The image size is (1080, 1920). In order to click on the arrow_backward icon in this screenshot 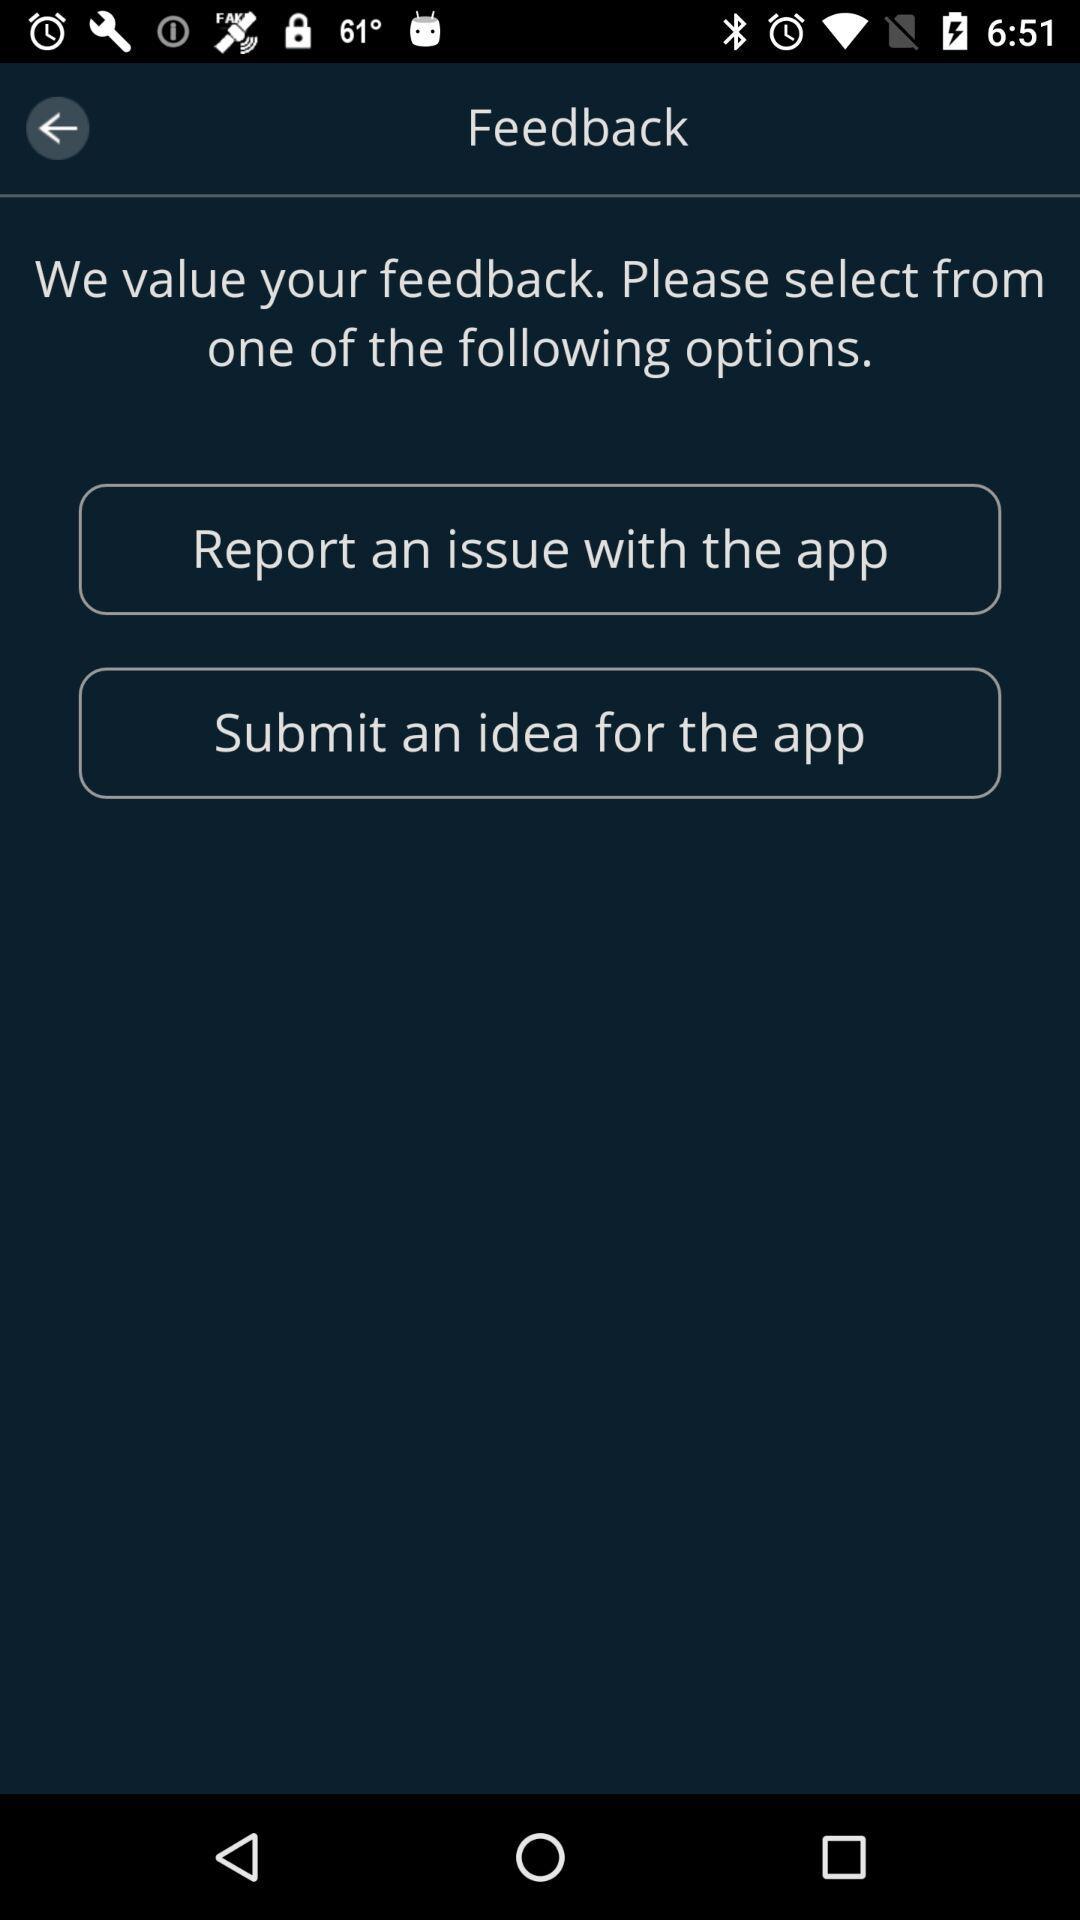, I will do `click(56, 127)`.